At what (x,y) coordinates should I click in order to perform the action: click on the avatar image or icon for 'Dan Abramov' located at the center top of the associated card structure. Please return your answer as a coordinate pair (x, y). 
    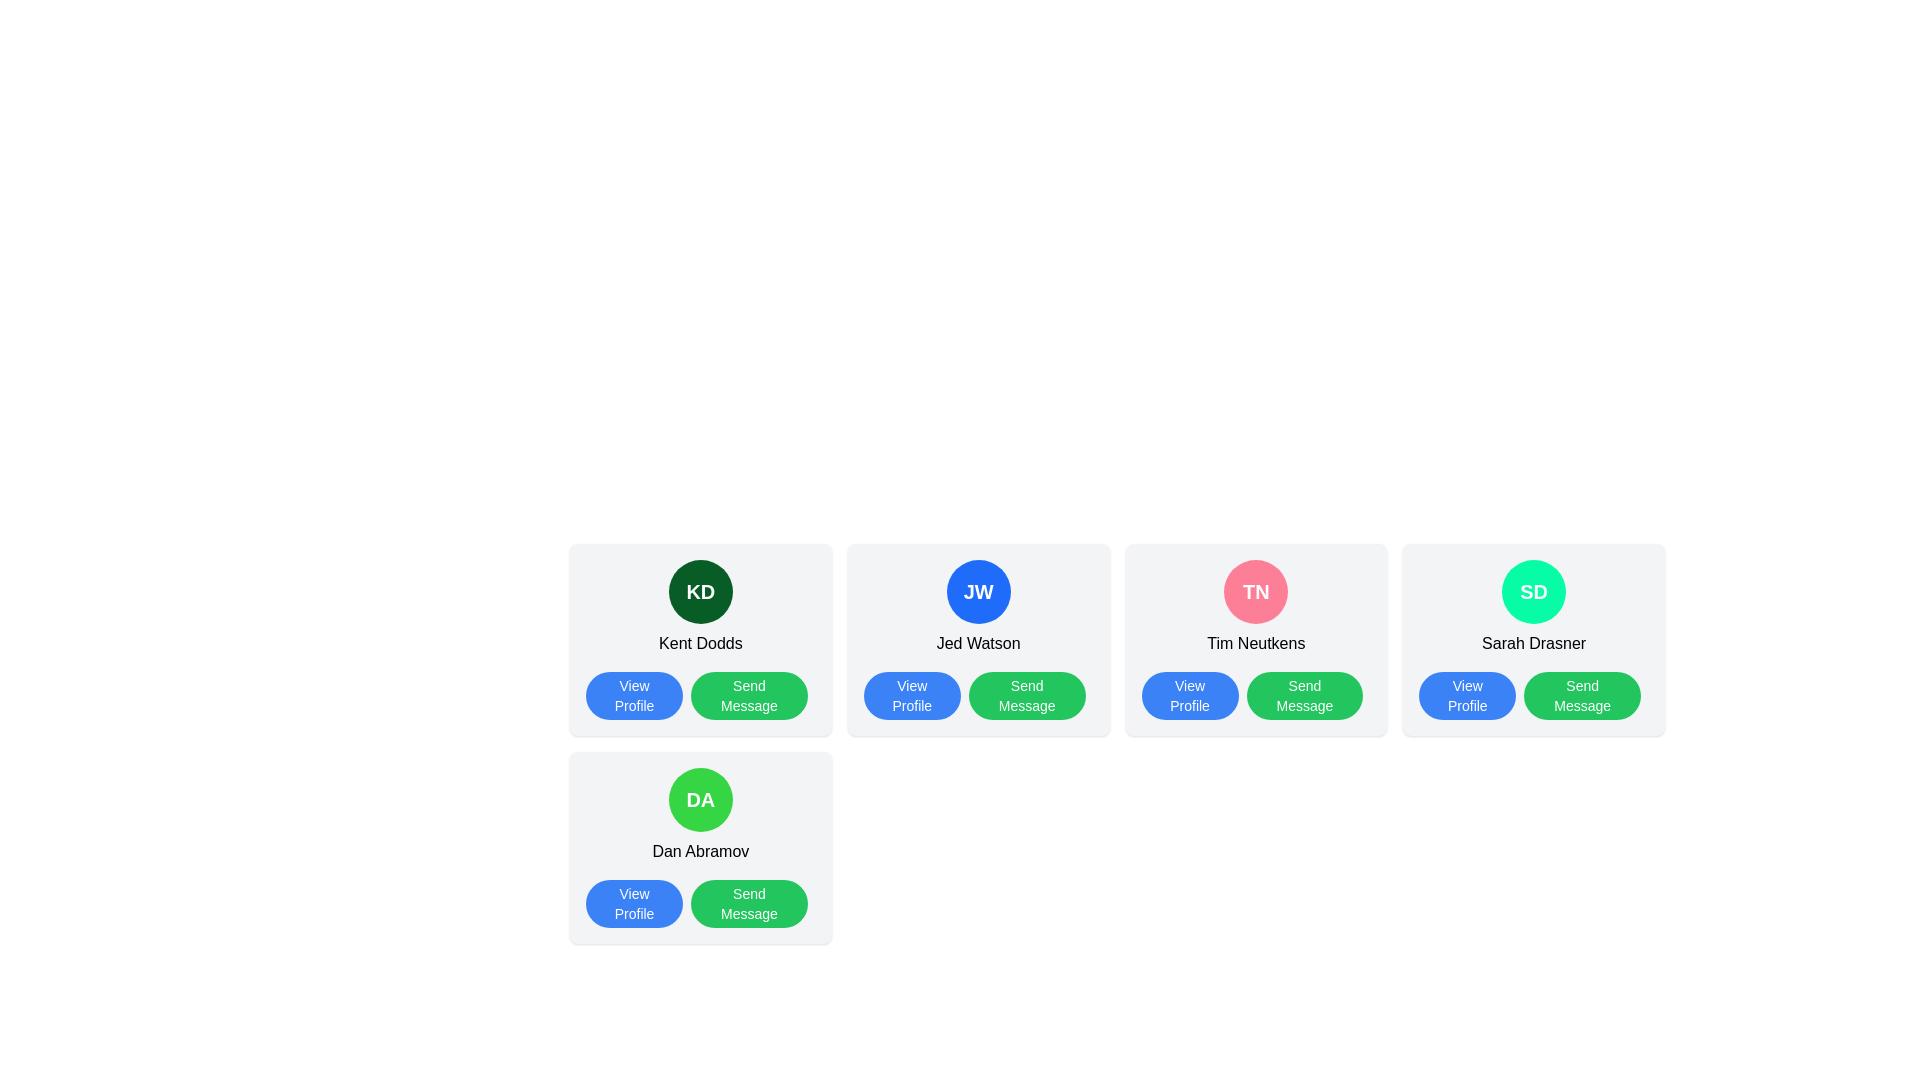
    Looking at the image, I should click on (700, 798).